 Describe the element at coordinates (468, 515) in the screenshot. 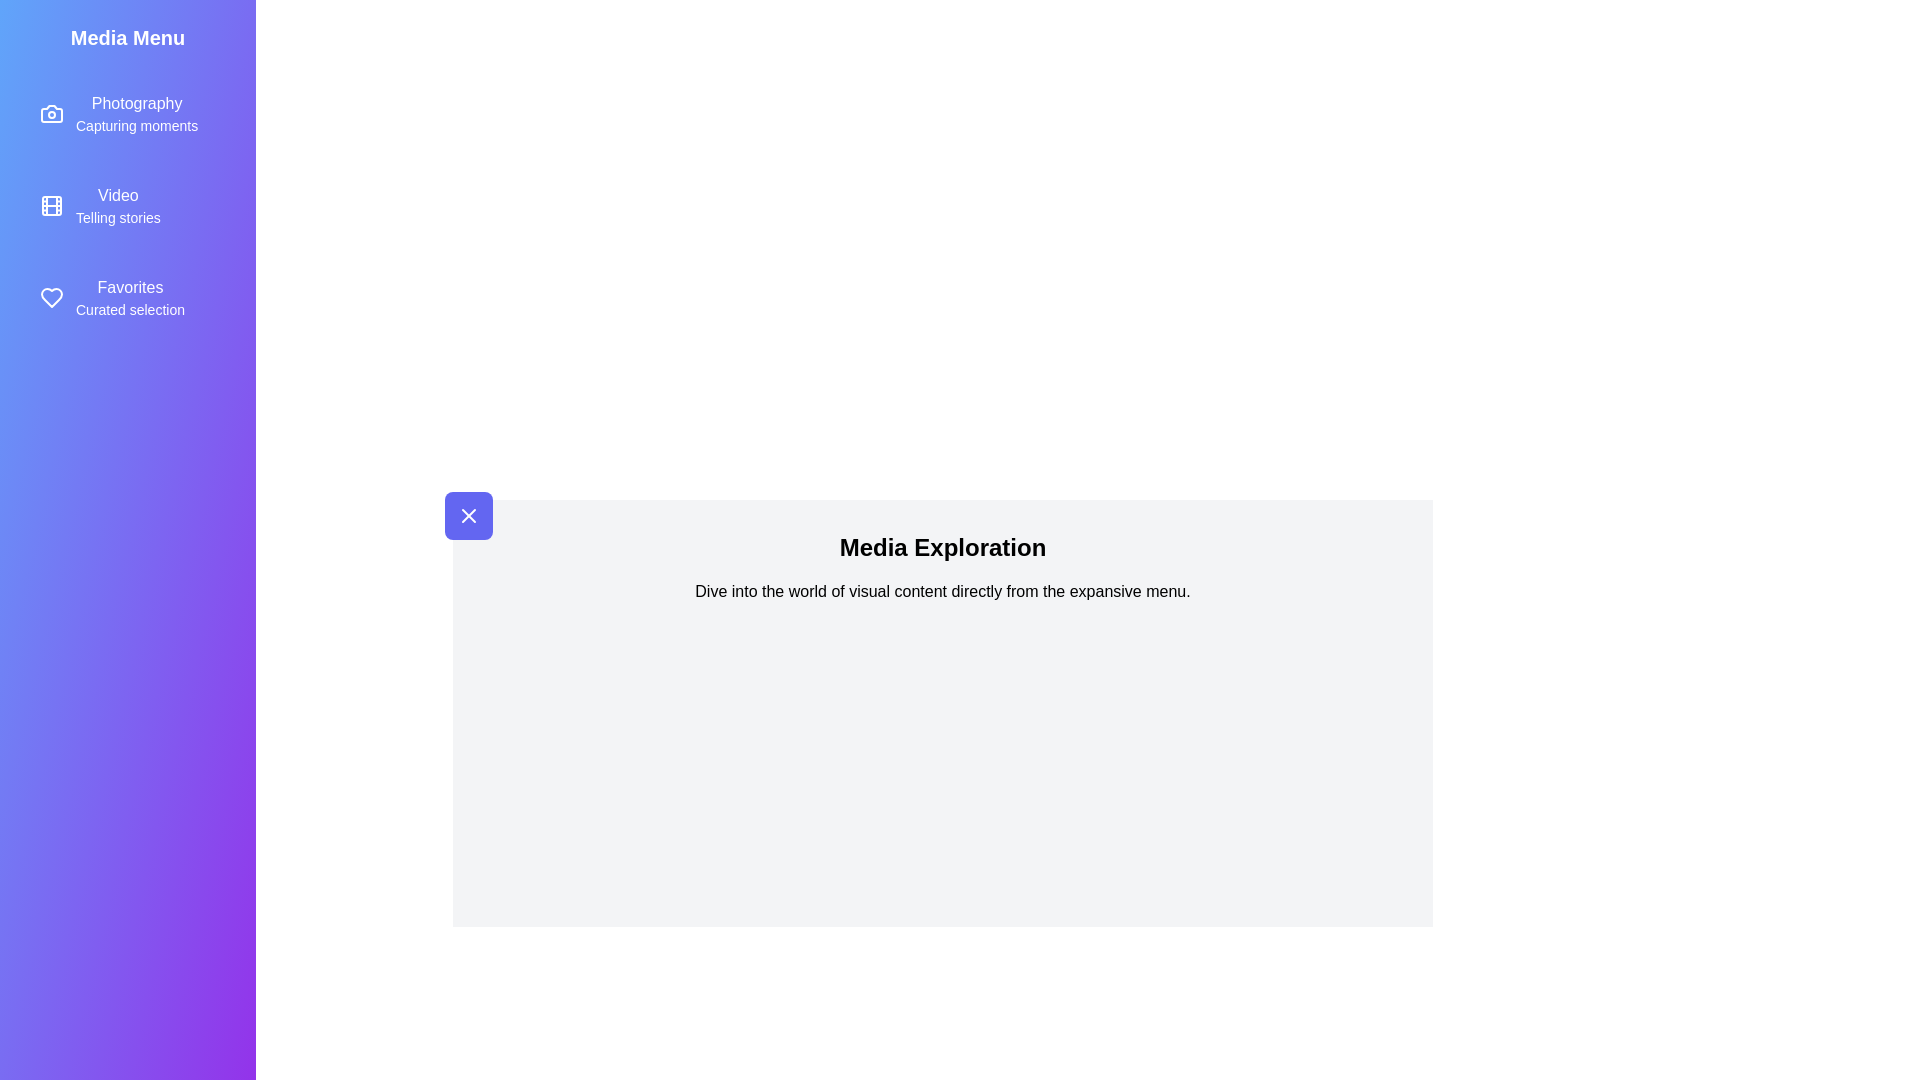

I see `the toggle button to open or close the drawer` at that location.